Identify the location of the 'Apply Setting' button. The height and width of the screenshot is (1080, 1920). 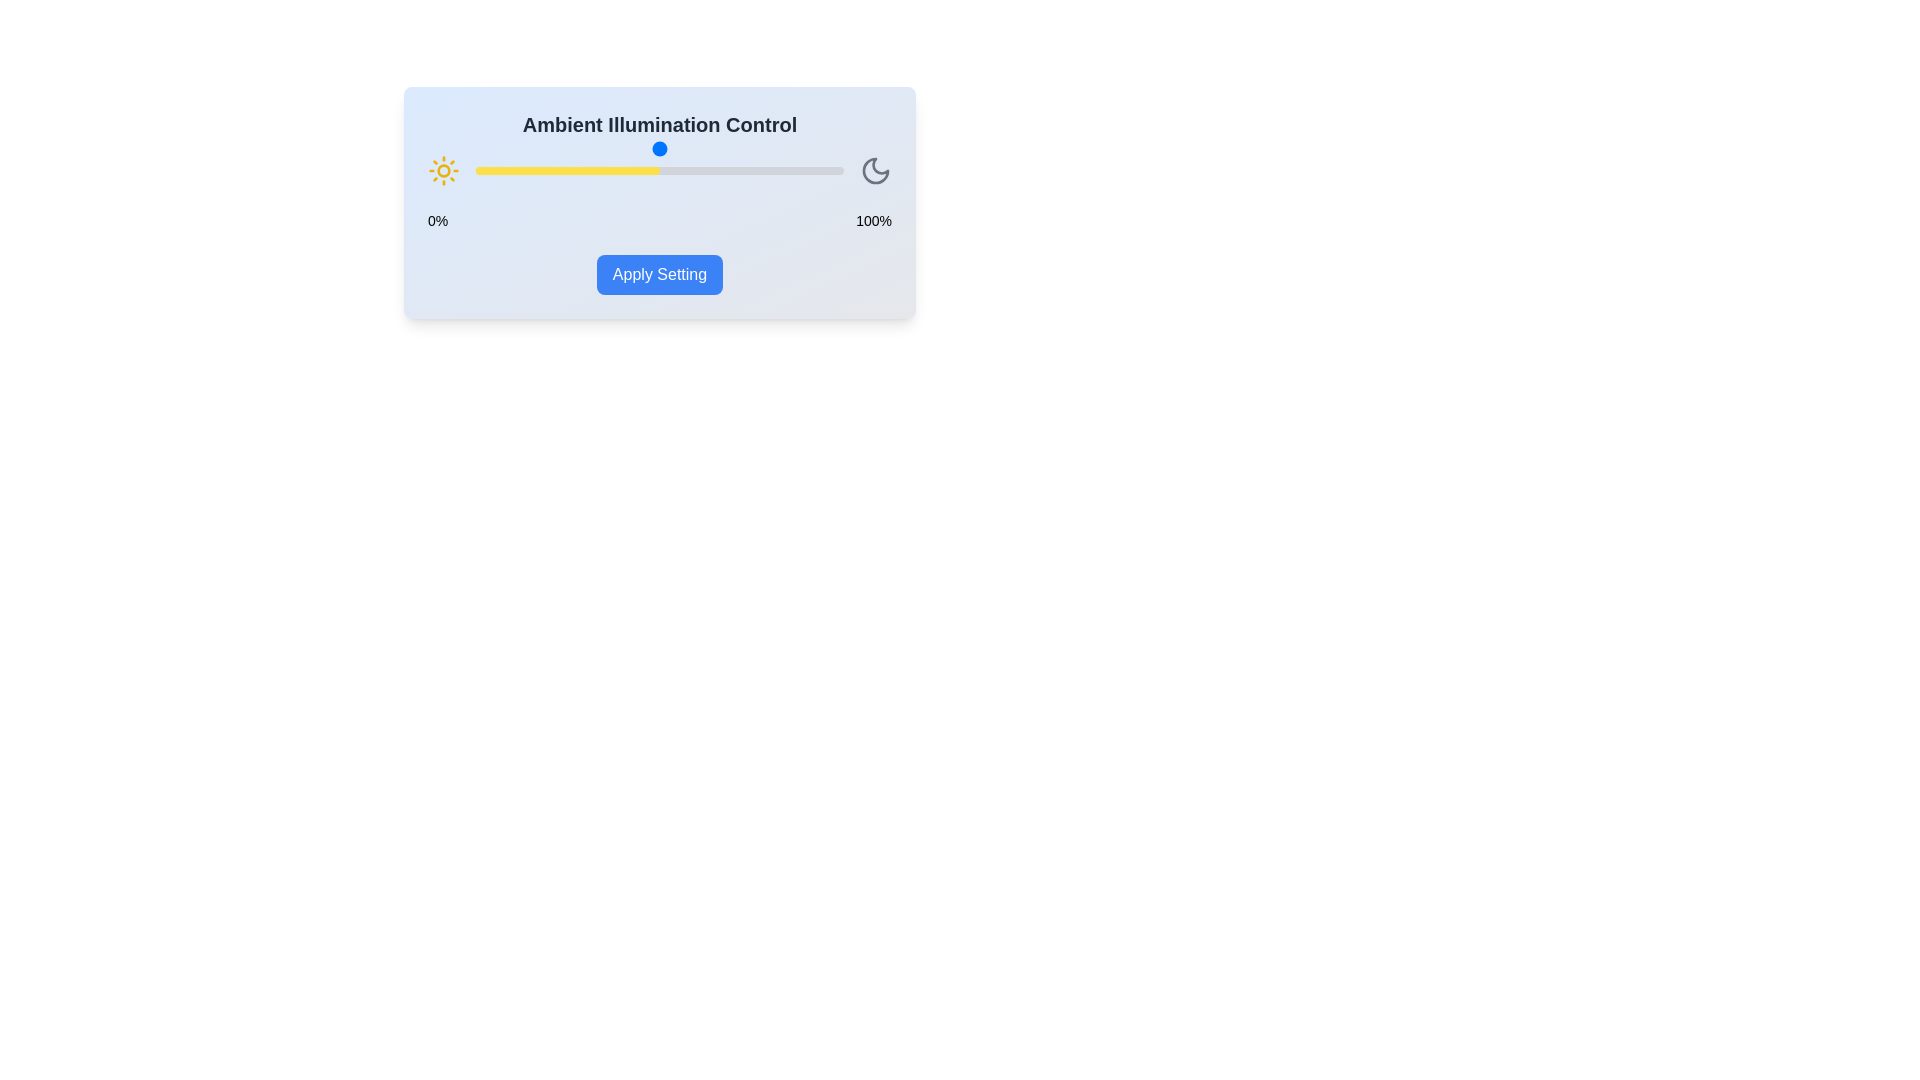
(660, 274).